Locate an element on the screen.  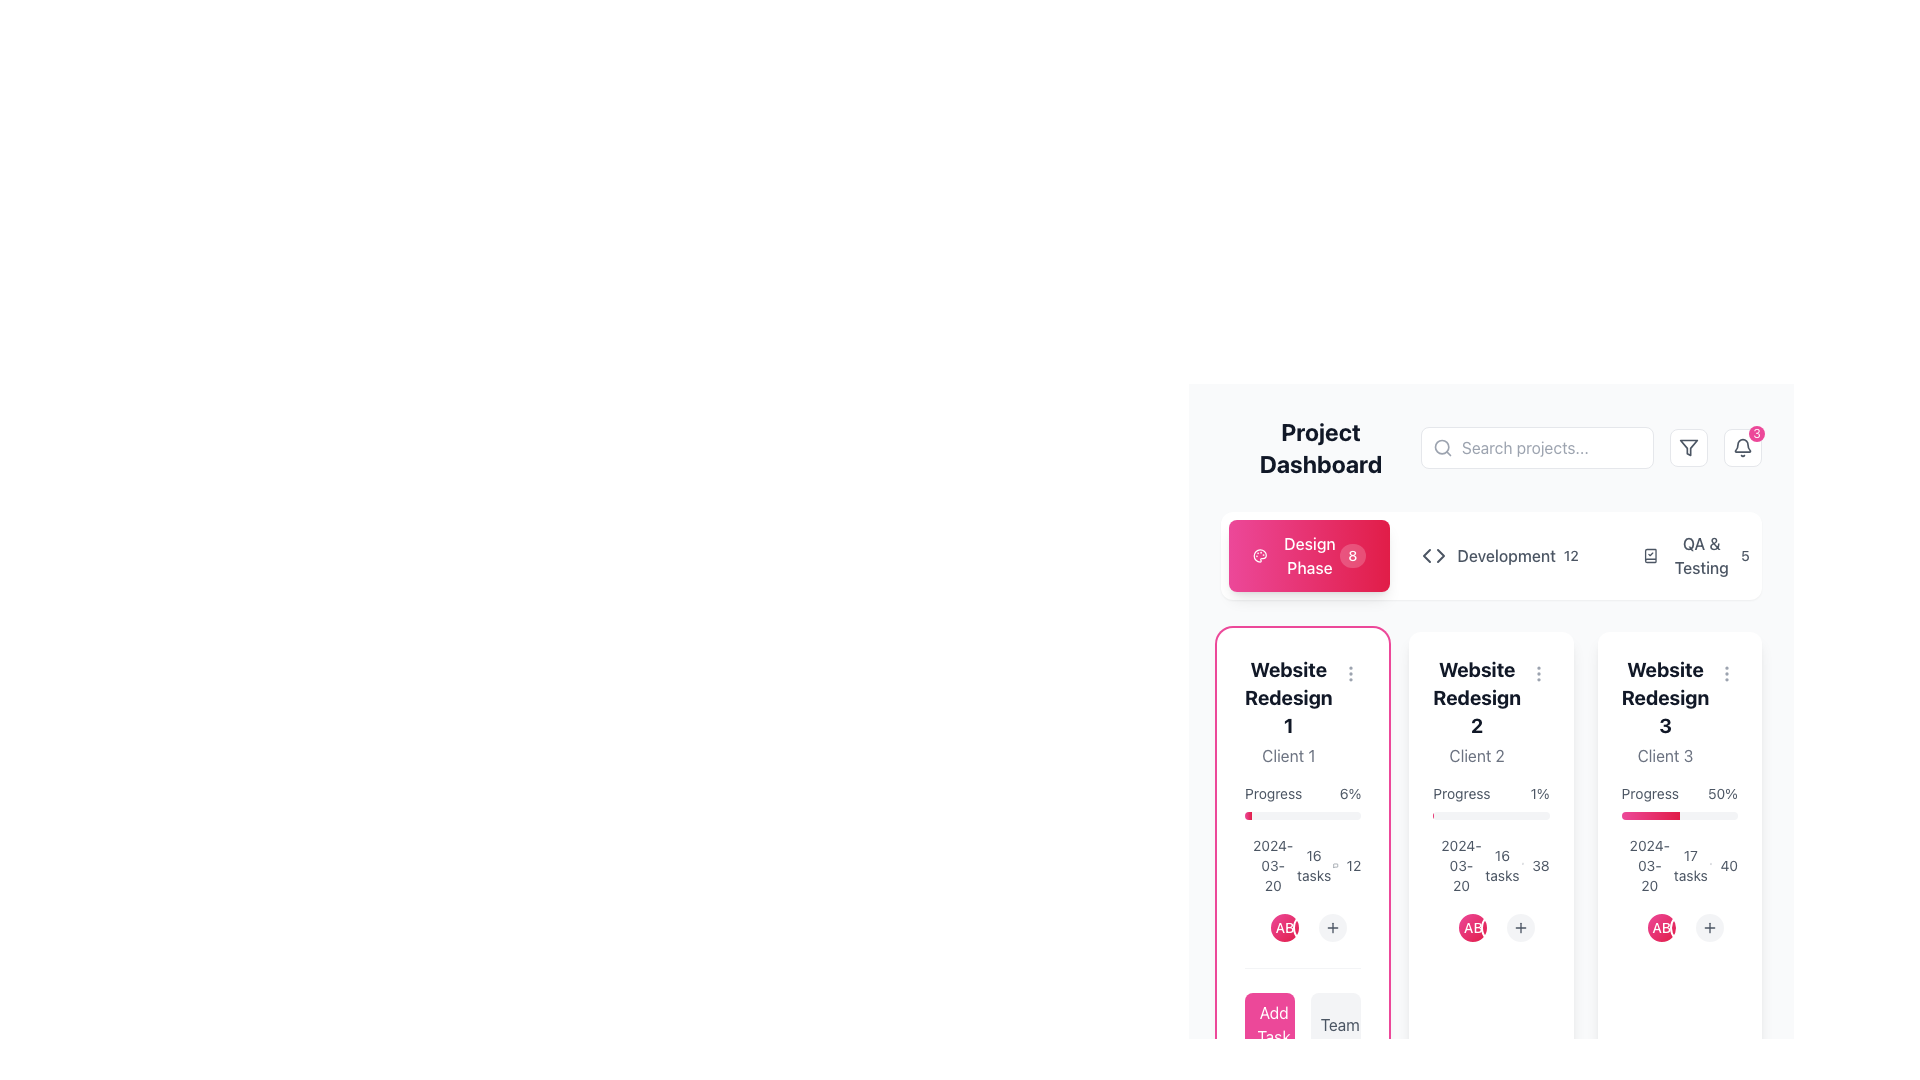
the second circular icon under the 'Website Redesign 2' section is located at coordinates (1473, 928).